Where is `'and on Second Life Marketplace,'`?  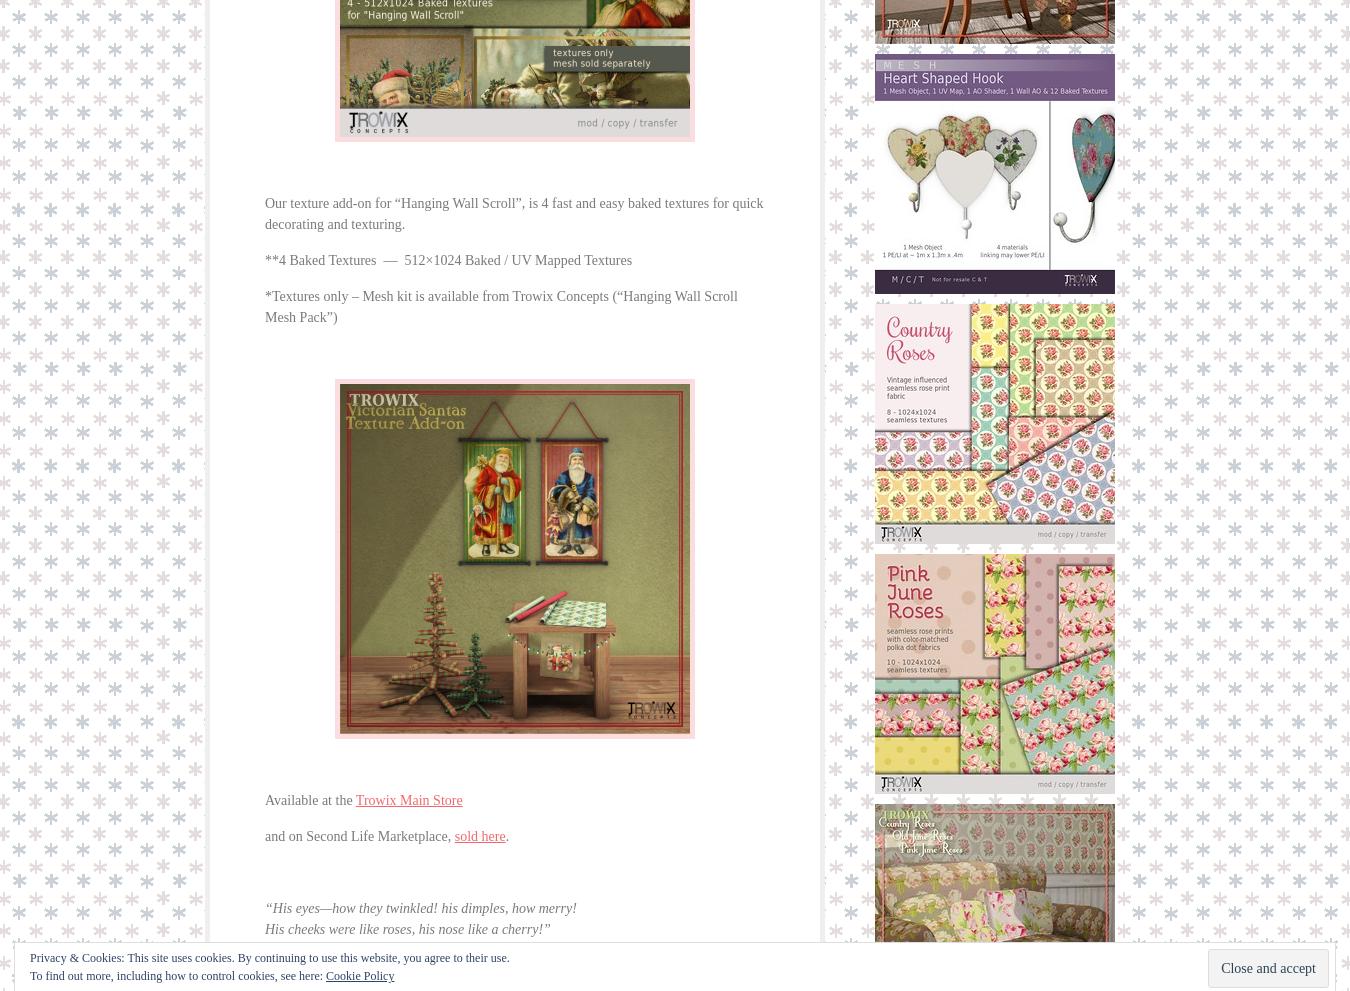
'and on Second Life Marketplace,' is located at coordinates (359, 835).